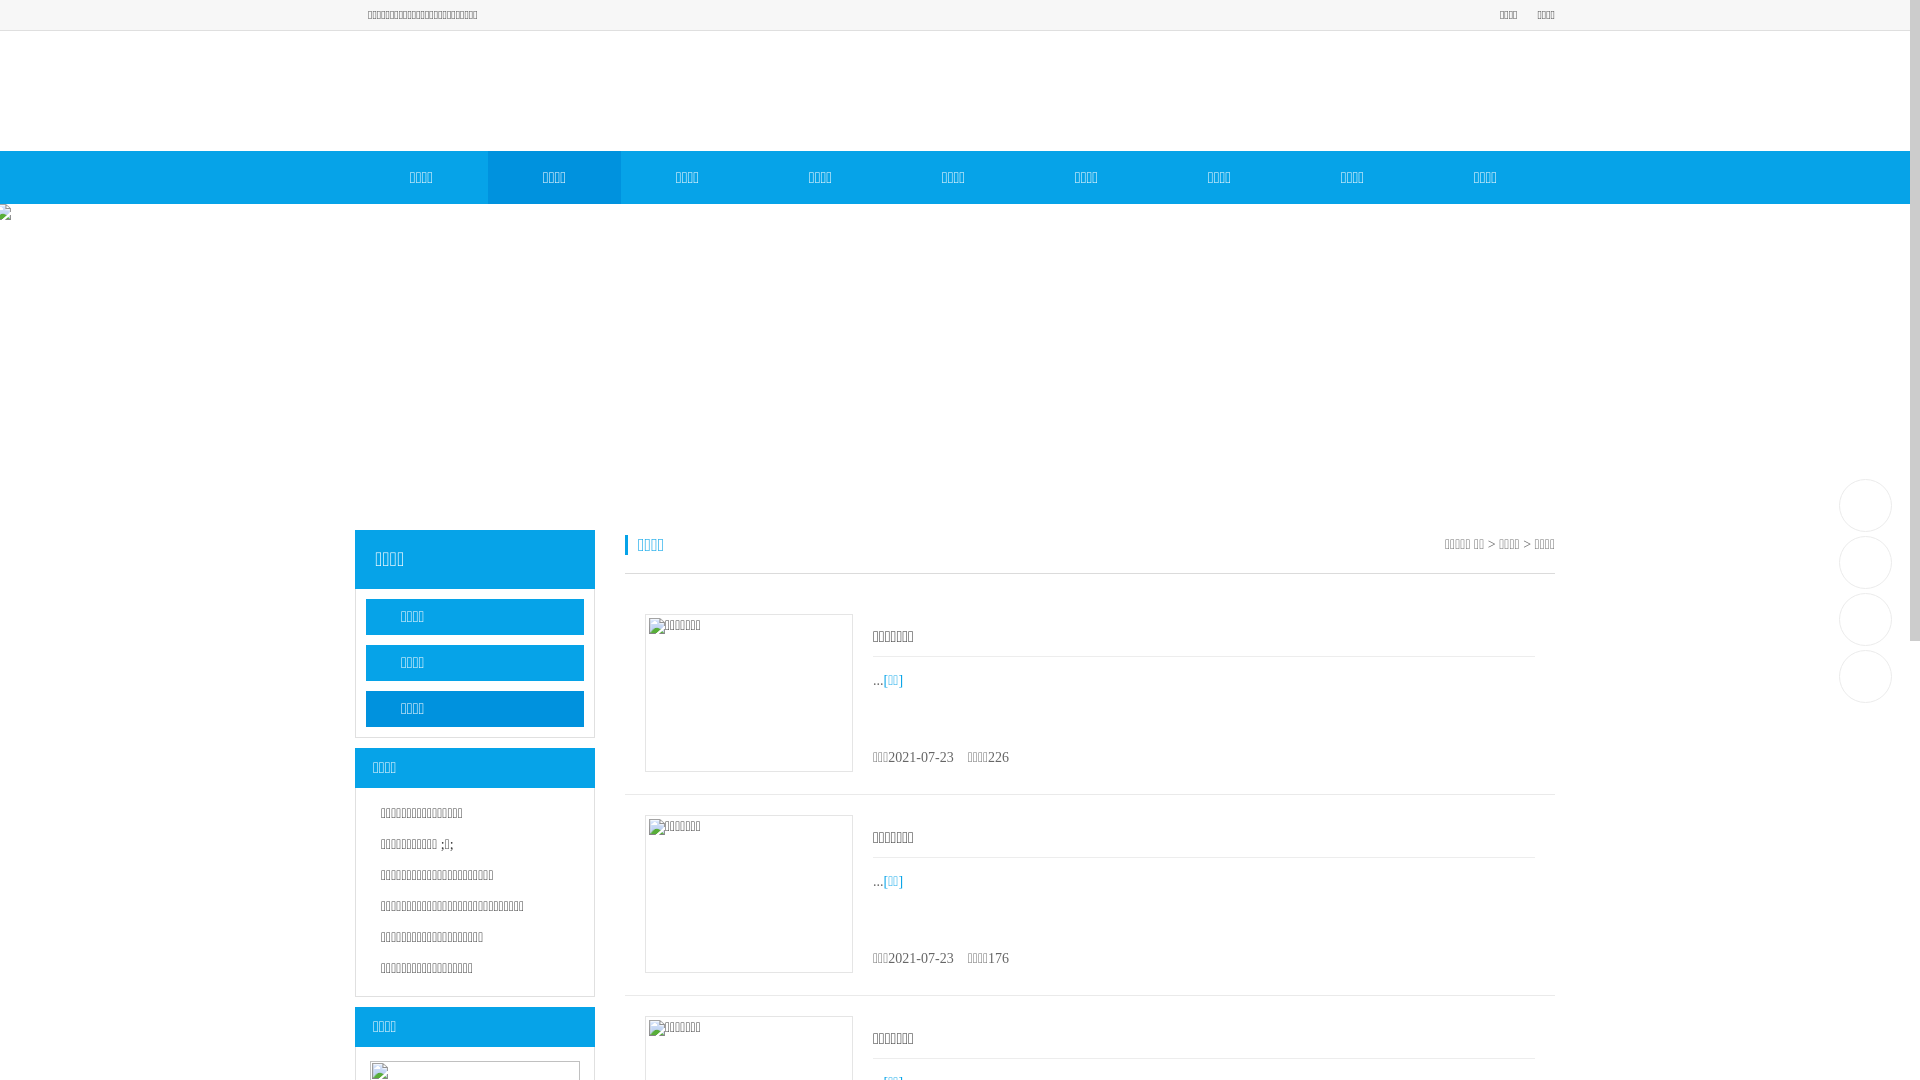 The width and height of the screenshot is (1920, 1080). What do you see at coordinates (1865, 504) in the screenshot?
I see `'137-1929-7992'` at bounding box center [1865, 504].